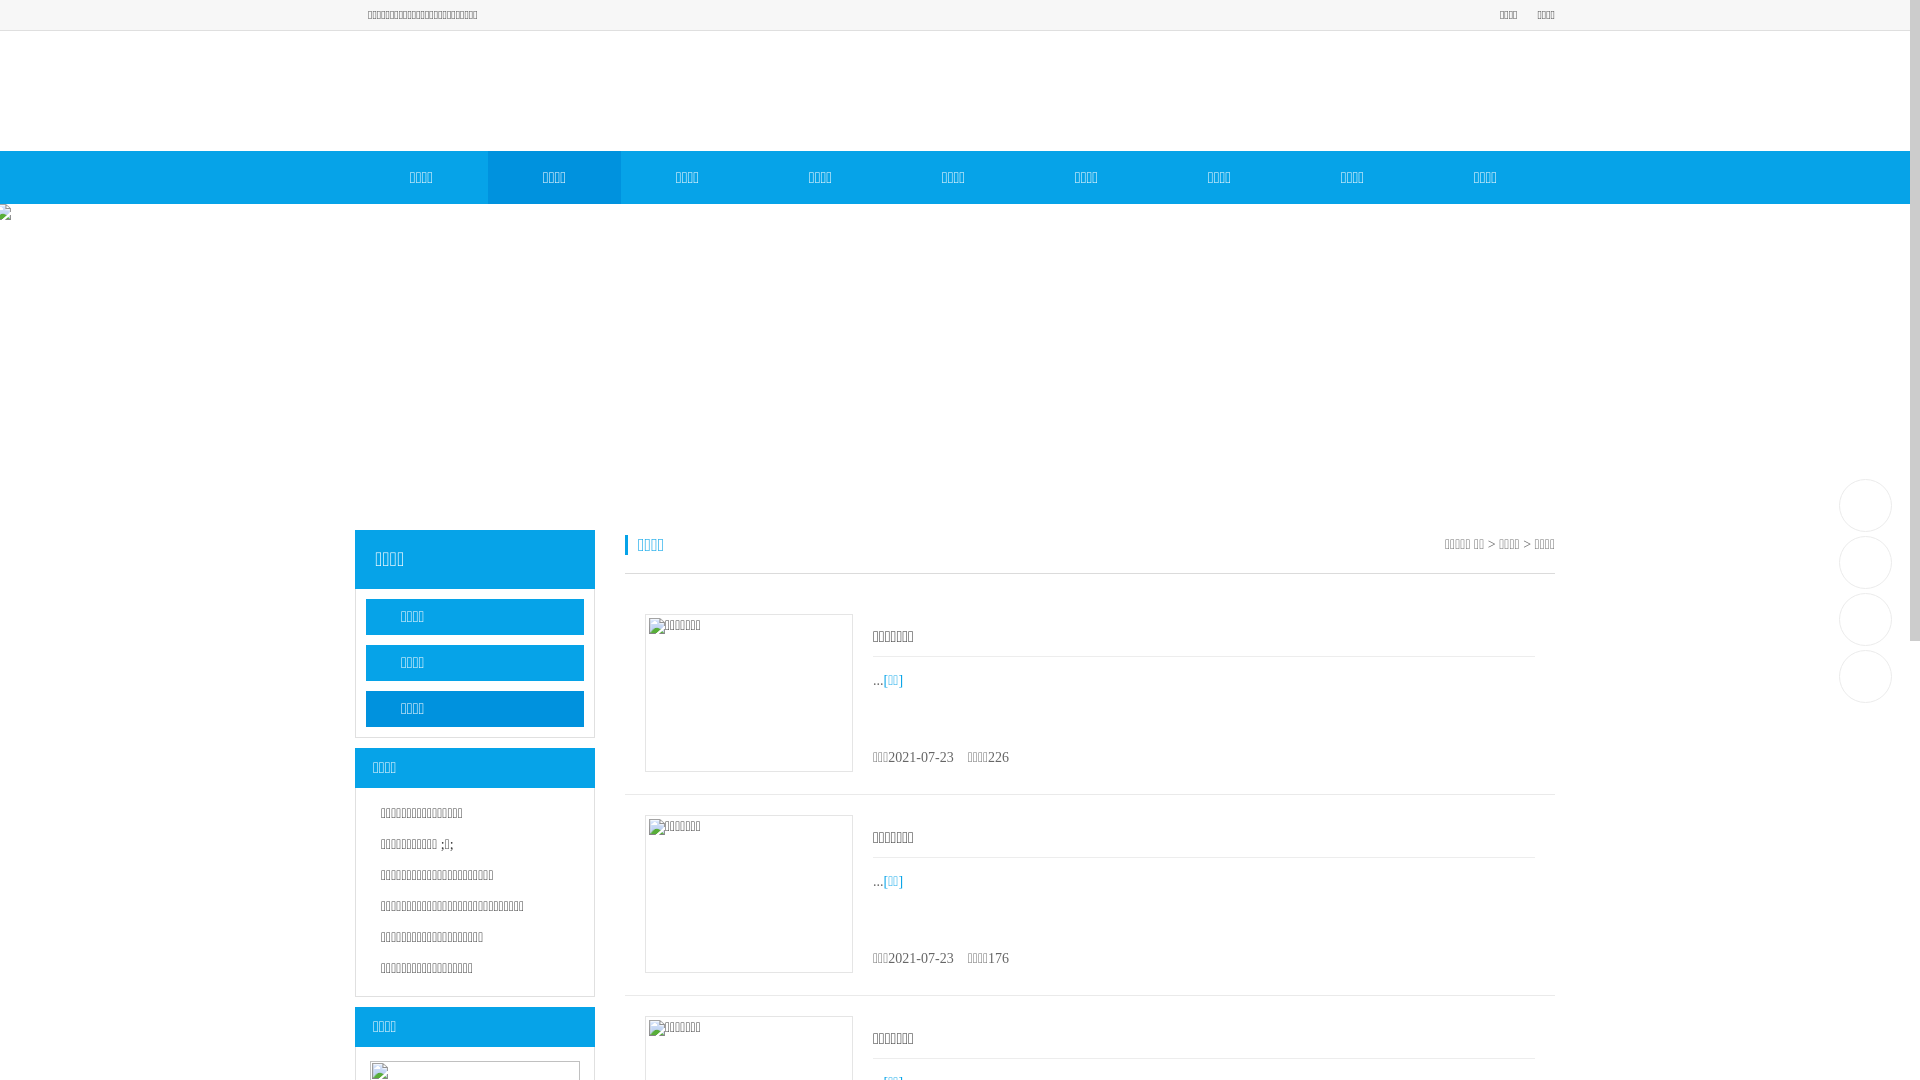 The width and height of the screenshot is (1920, 1080). What do you see at coordinates (1865, 504) in the screenshot?
I see `'137-1929-7992'` at bounding box center [1865, 504].